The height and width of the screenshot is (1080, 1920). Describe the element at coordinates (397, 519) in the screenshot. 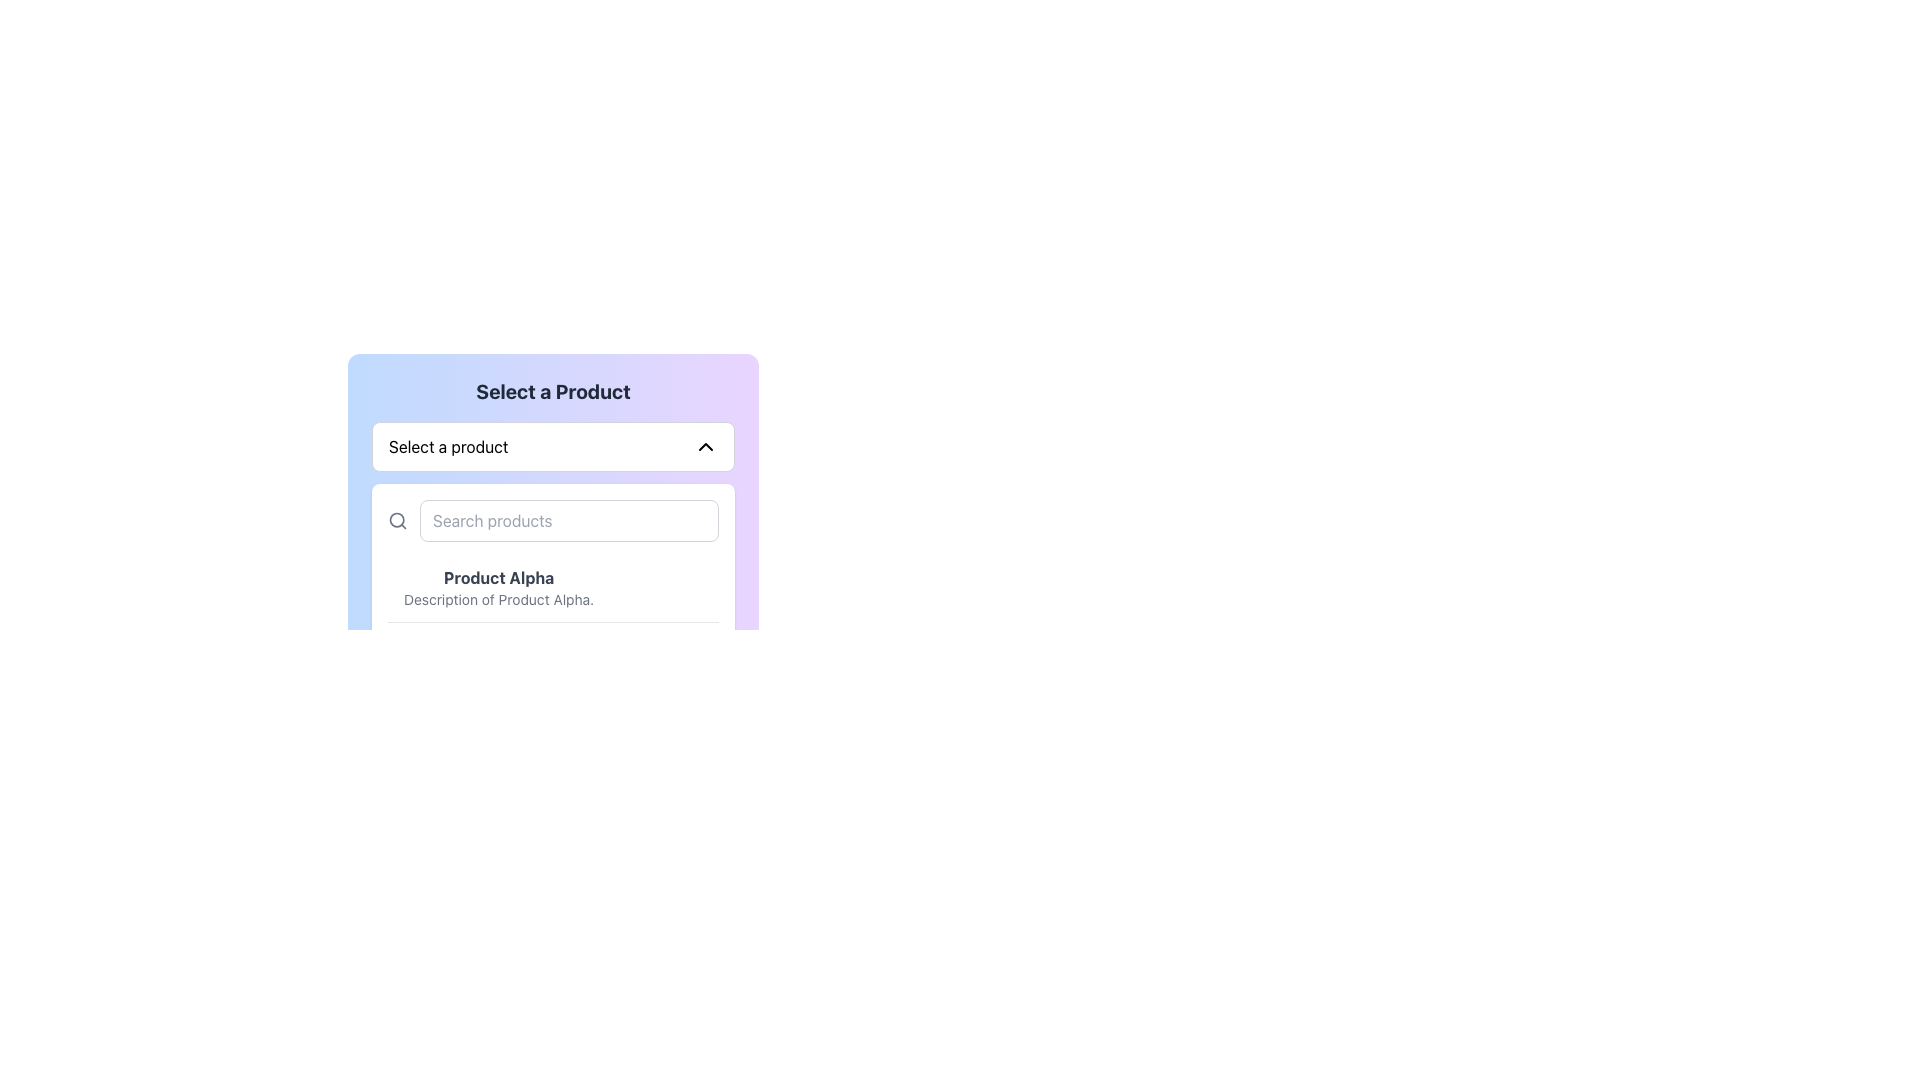

I see `circular graphical element representing the lens frame of the search icon located at the top-left corner of the search bar` at that location.